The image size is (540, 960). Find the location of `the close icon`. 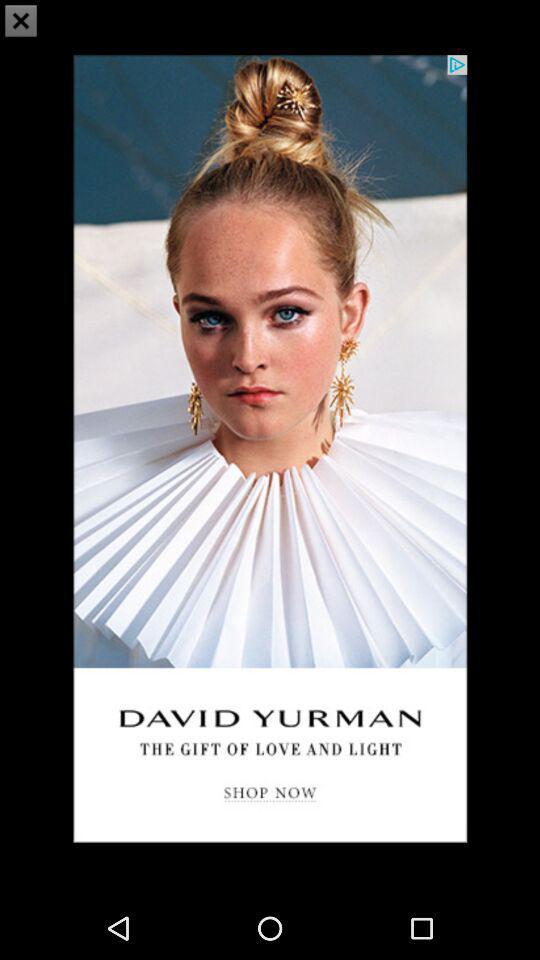

the close icon is located at coordinates (20, 20).